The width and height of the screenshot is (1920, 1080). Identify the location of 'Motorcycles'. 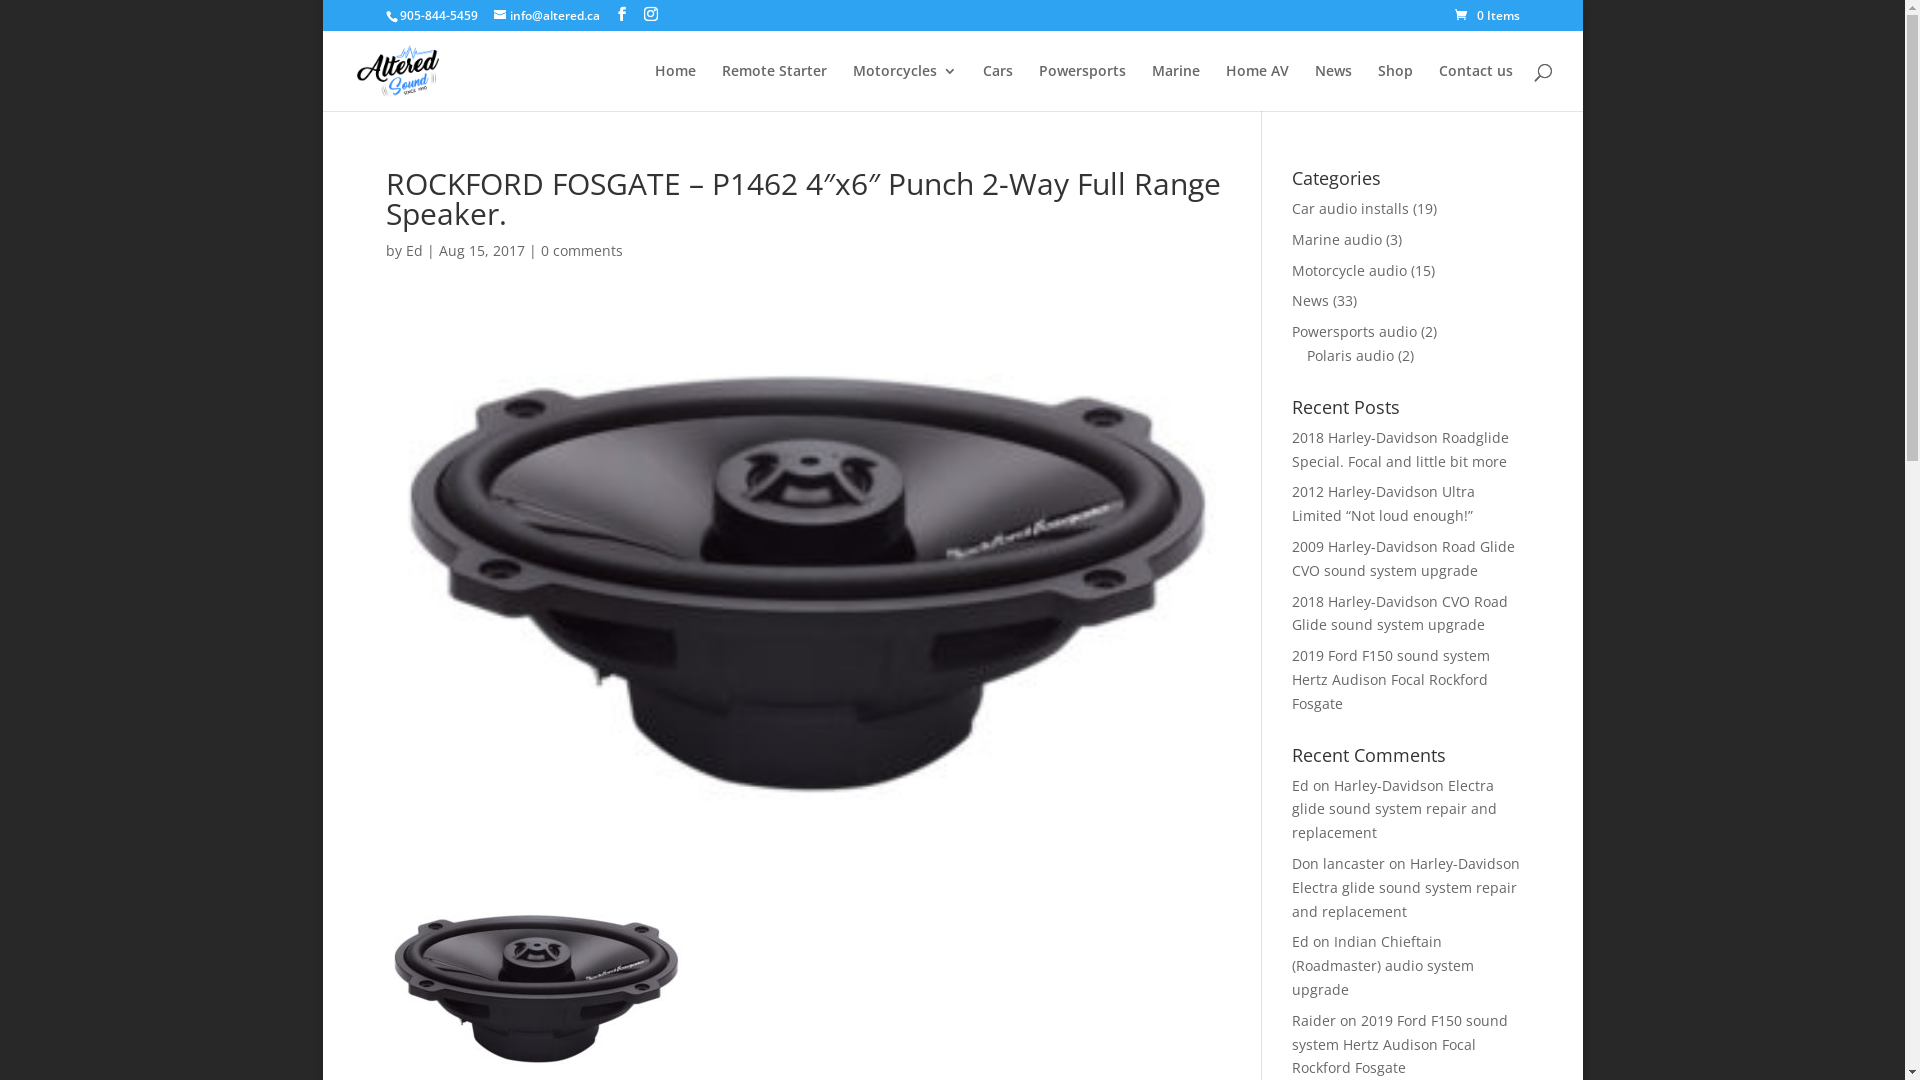
(902, 86).